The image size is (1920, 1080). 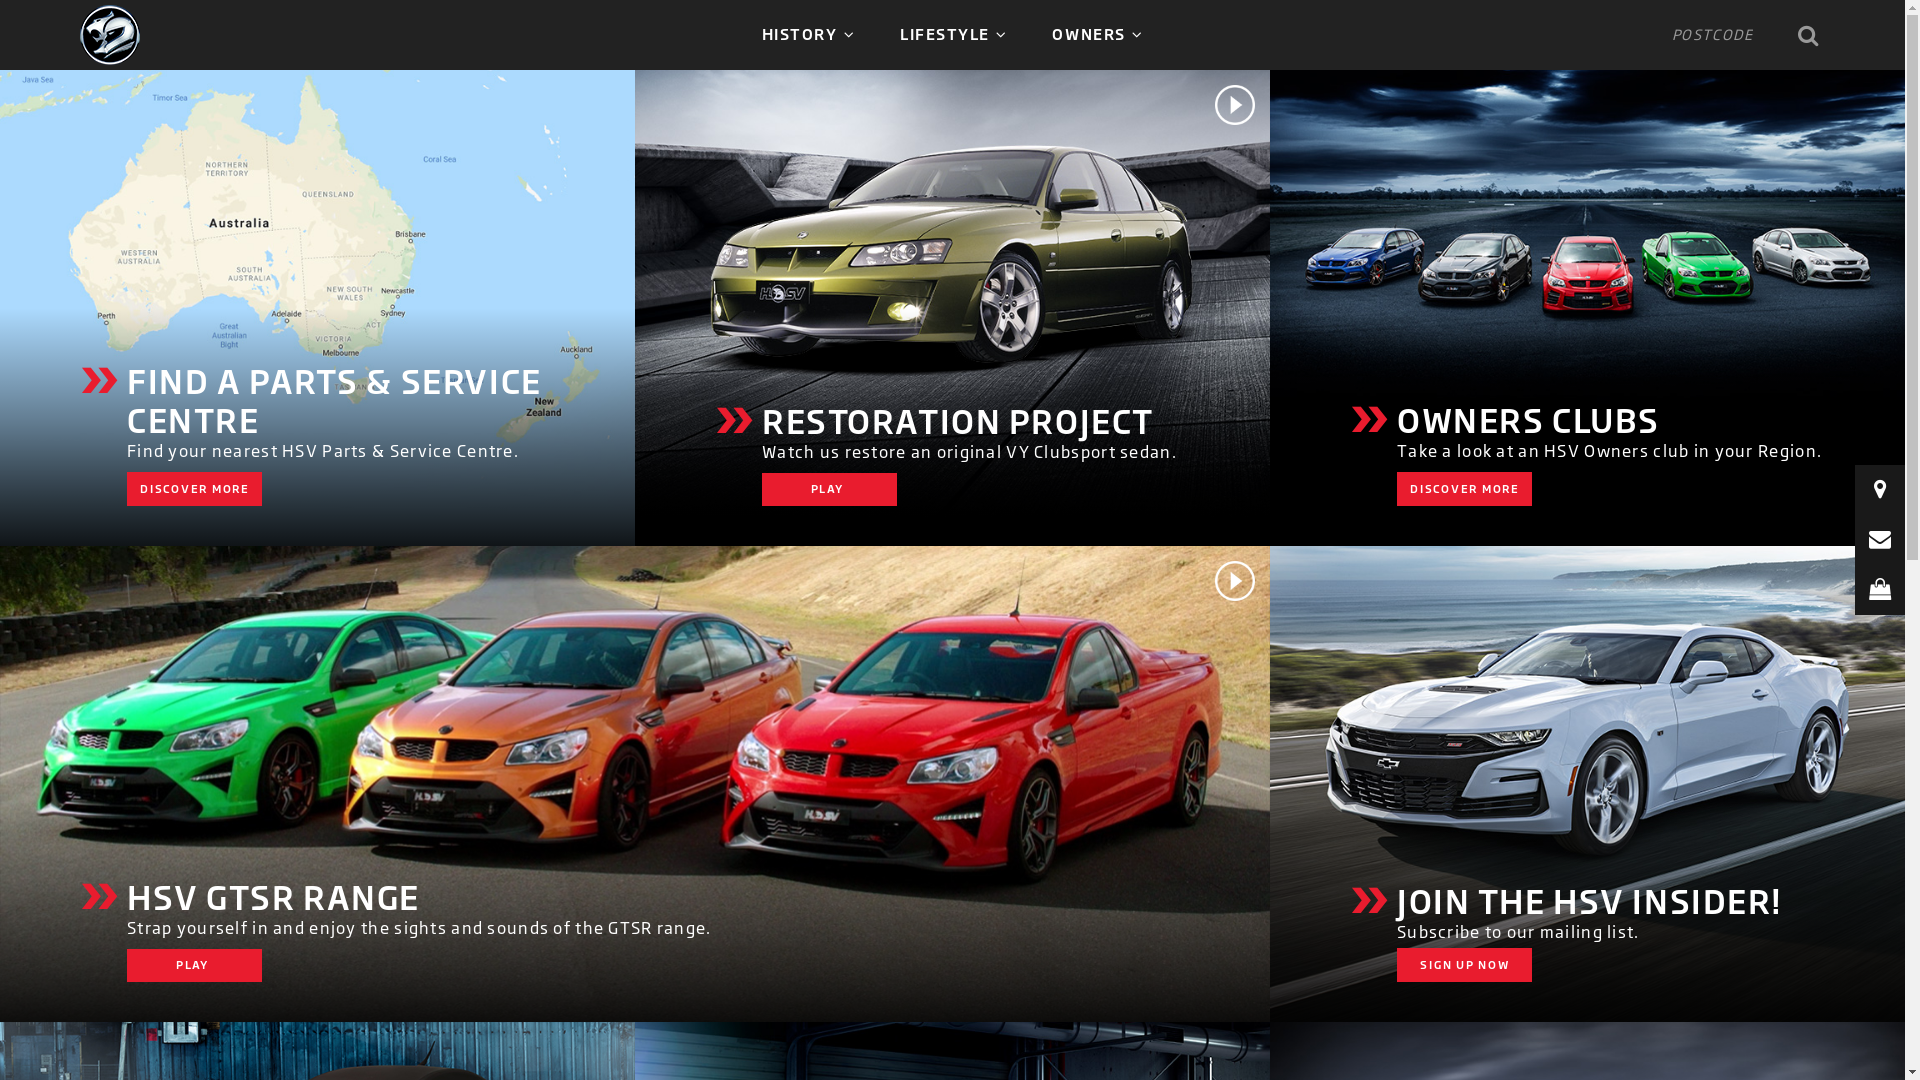 What do you see at coordinates (1096, 34) in the screenshot?
I see `'OWNERS'` at bounding box center [1096, 34].